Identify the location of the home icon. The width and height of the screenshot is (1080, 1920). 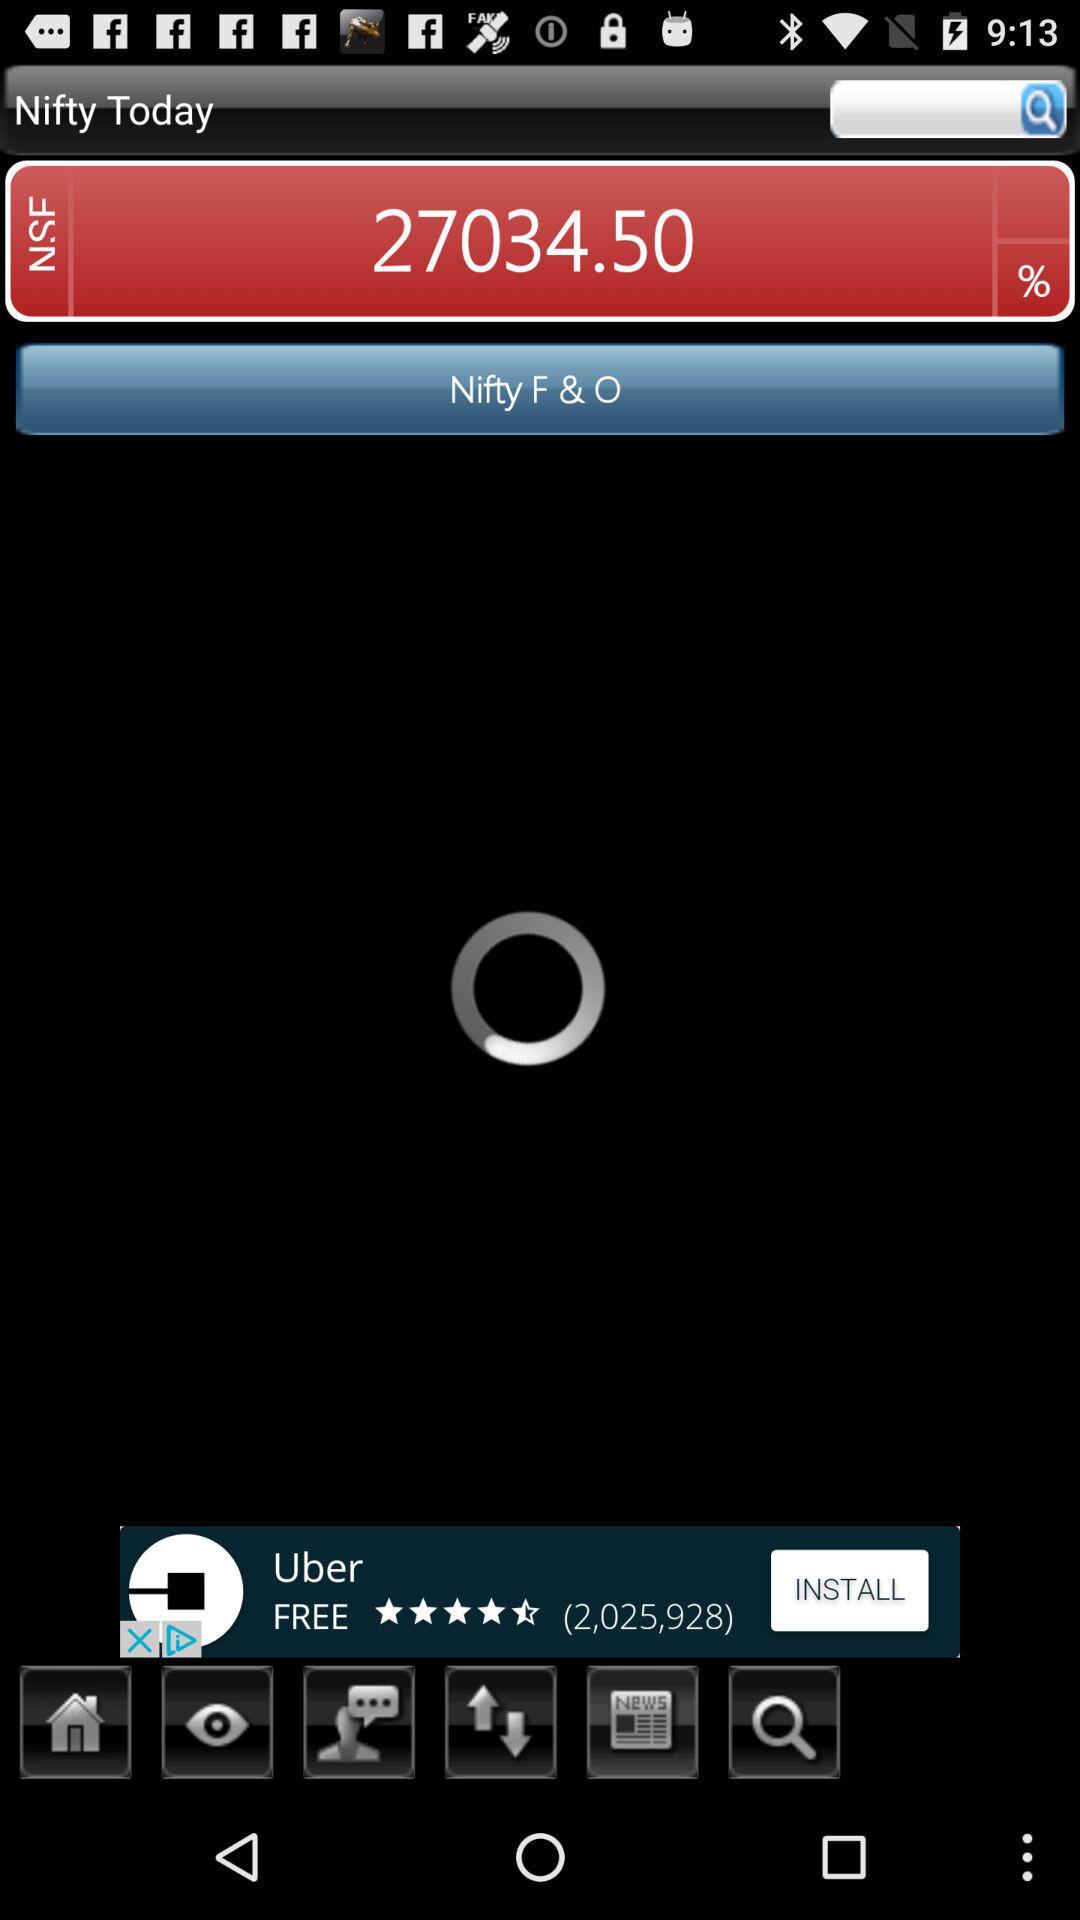
(75, 1848).